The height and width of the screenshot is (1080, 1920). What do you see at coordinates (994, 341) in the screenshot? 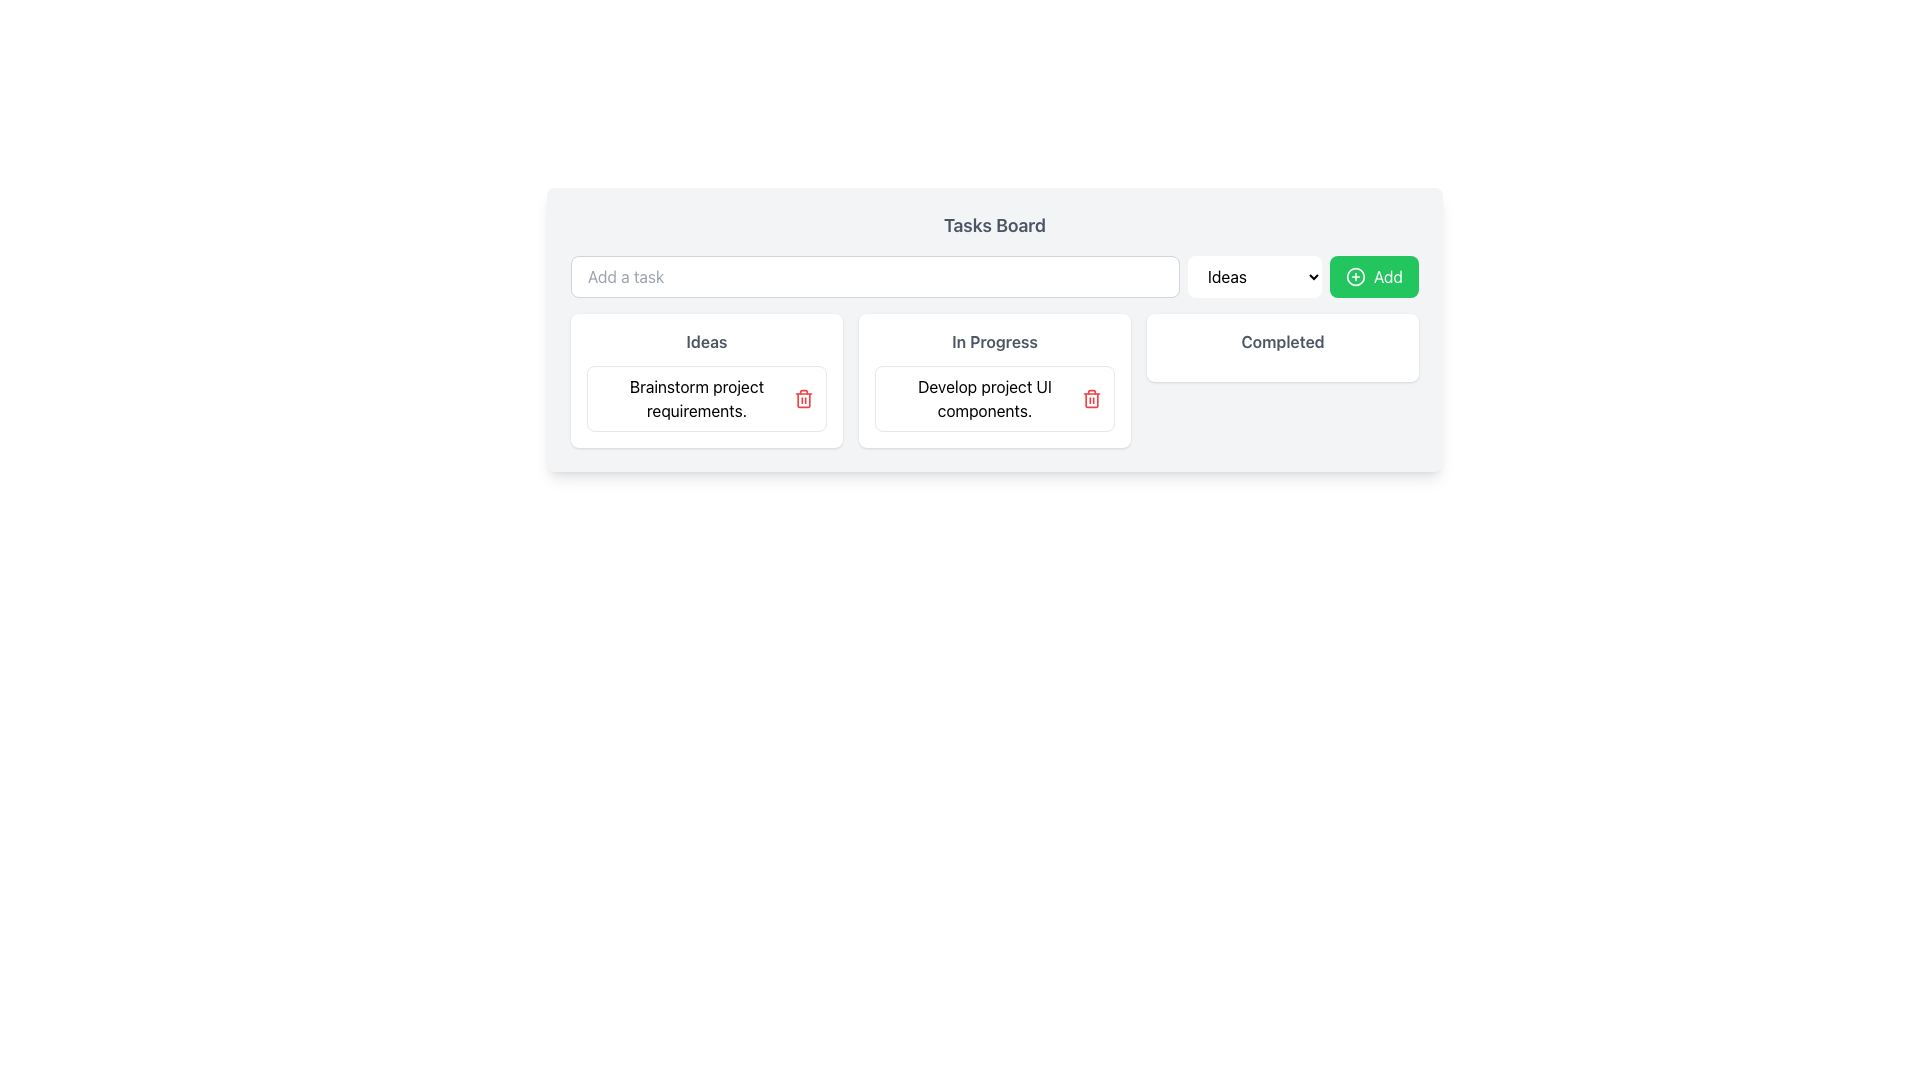
I see `the text label displaying 'In Progress' in bold light gray, located at the top of the card for 'In Progress' tasks` at bounding box center [994, 341].